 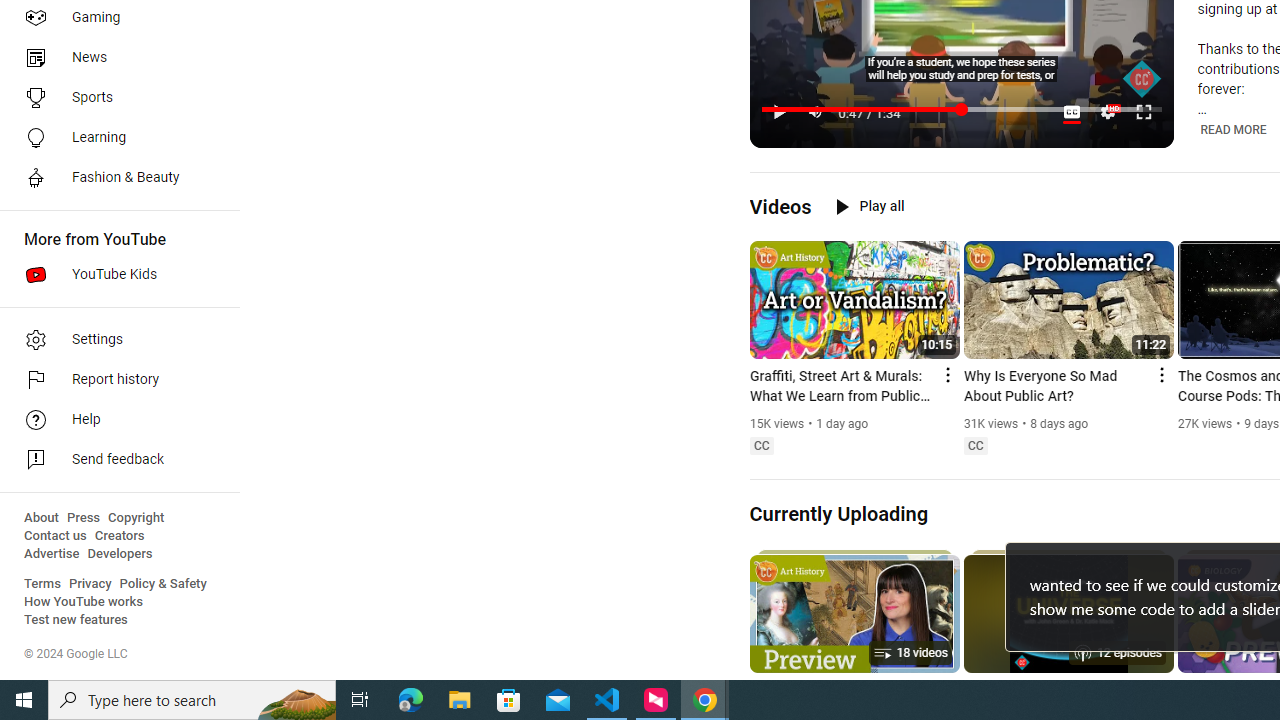 What do you see at coordinates (112, 176) in the screenshot?
I see `'Fashion & Beauty'` at bounding box center [112, 176].